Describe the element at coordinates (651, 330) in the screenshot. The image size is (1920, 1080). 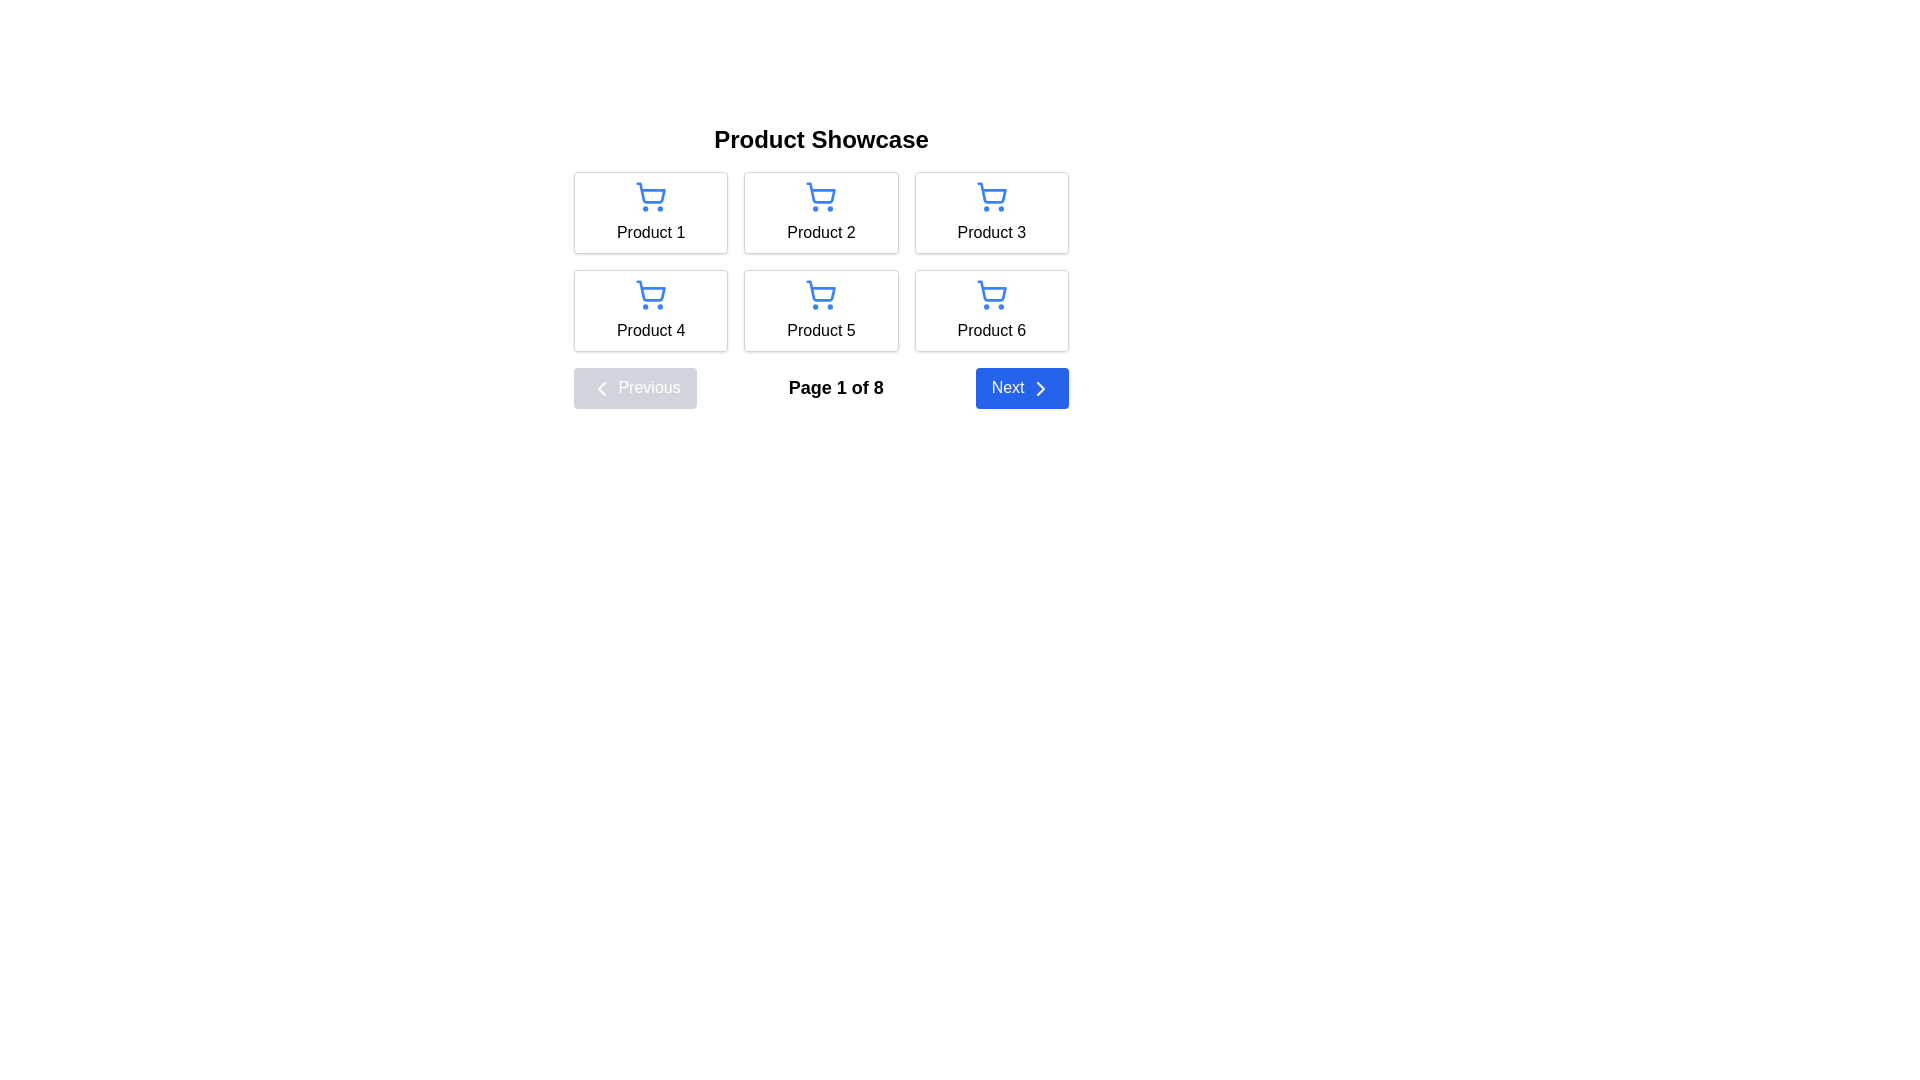
I see `the text label identifying 'Product 4', located in the fourth block of a grid, centered below the shopping cart icon` at that location.